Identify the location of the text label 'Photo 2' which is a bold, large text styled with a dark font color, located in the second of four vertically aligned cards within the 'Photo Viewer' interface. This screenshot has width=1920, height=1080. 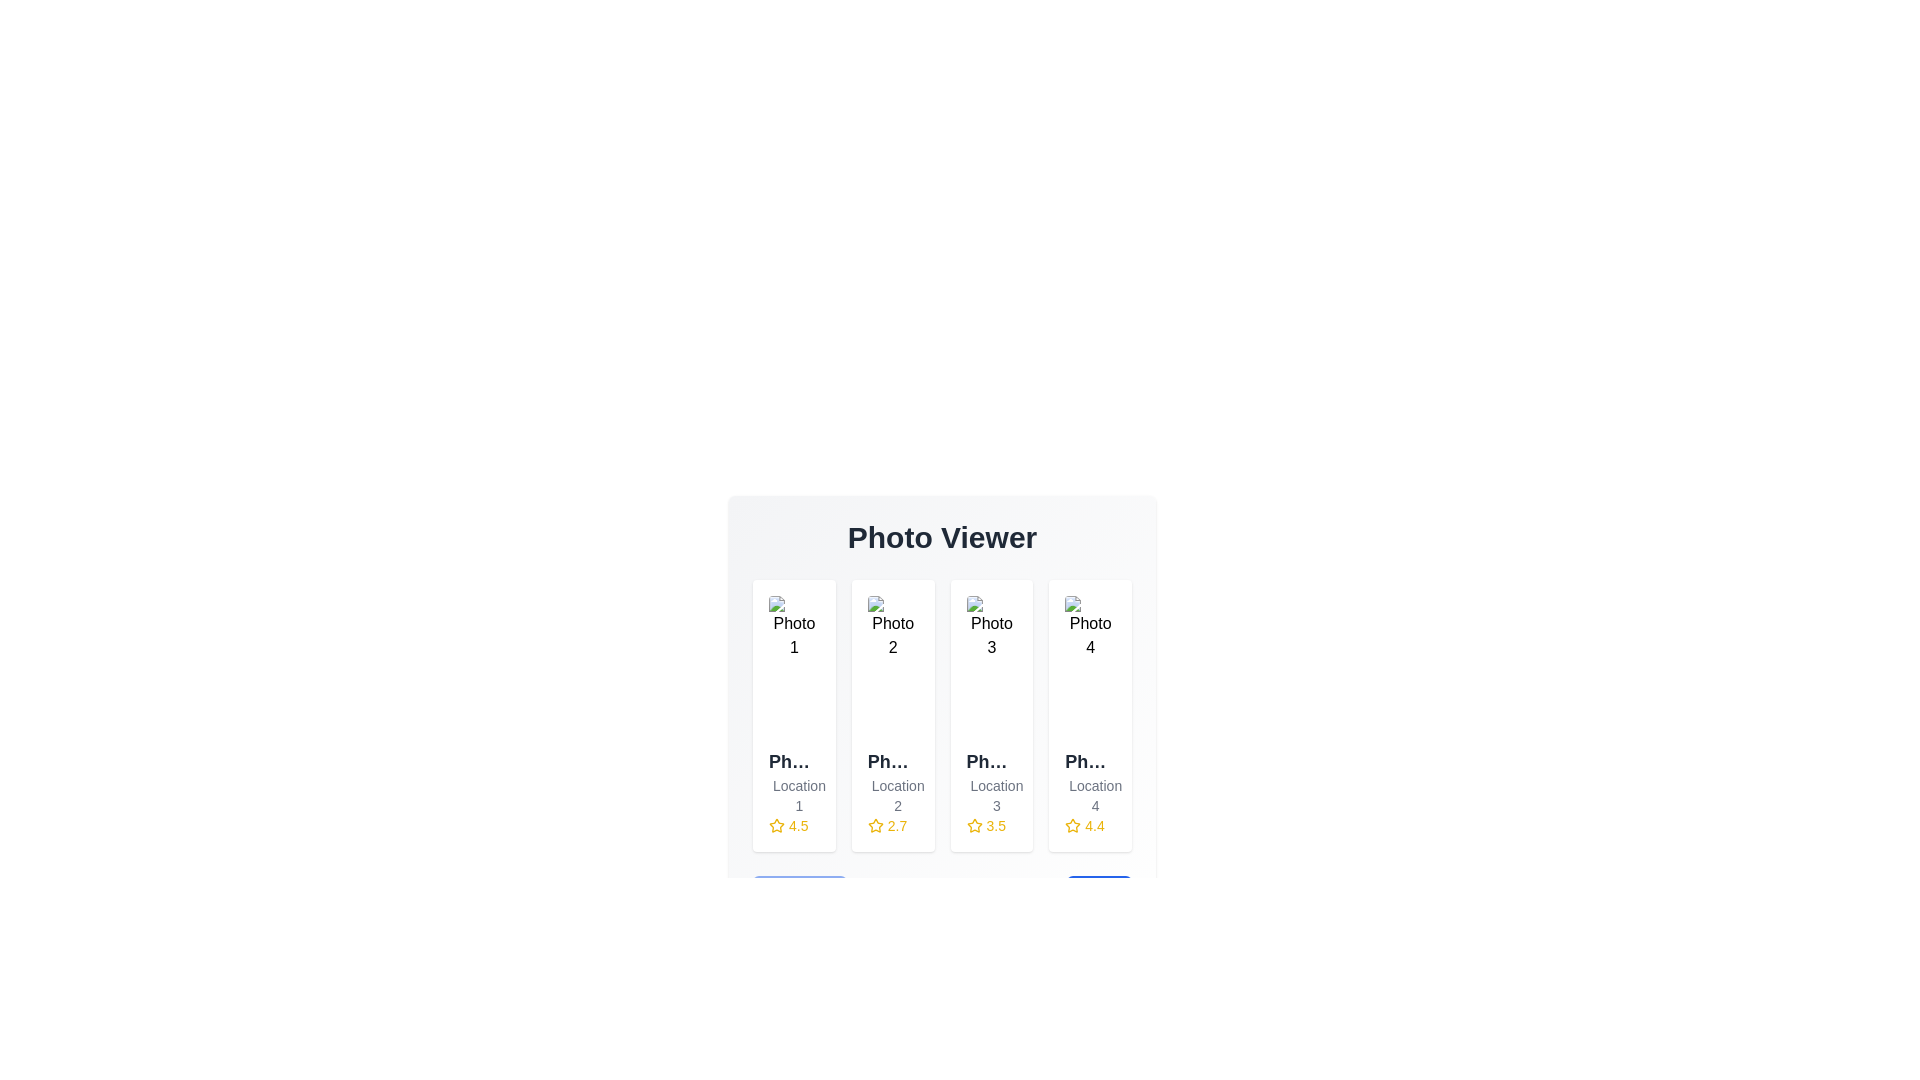
(892, 762).